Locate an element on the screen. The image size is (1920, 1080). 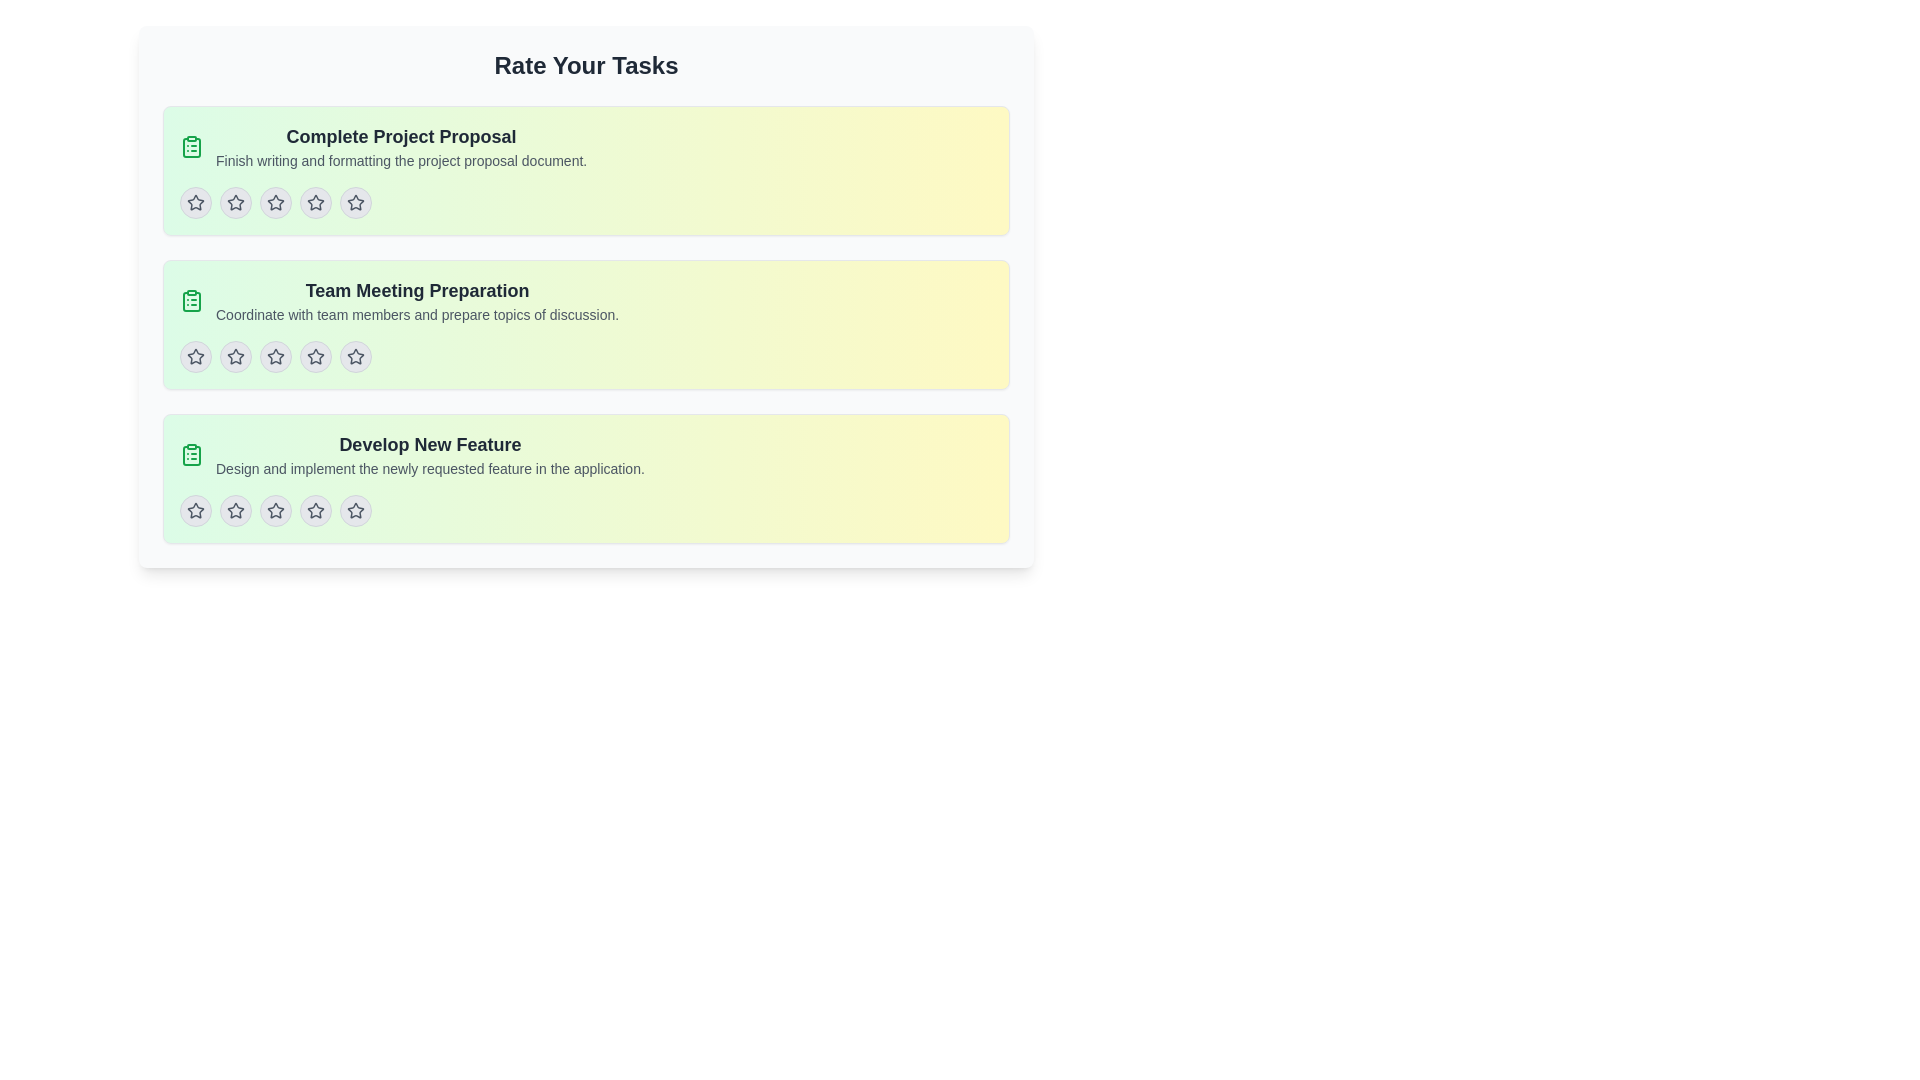
the second star icon to provide a two-star rating for the 'Complete Project Proposal' task is located at coordinates (315, 203).